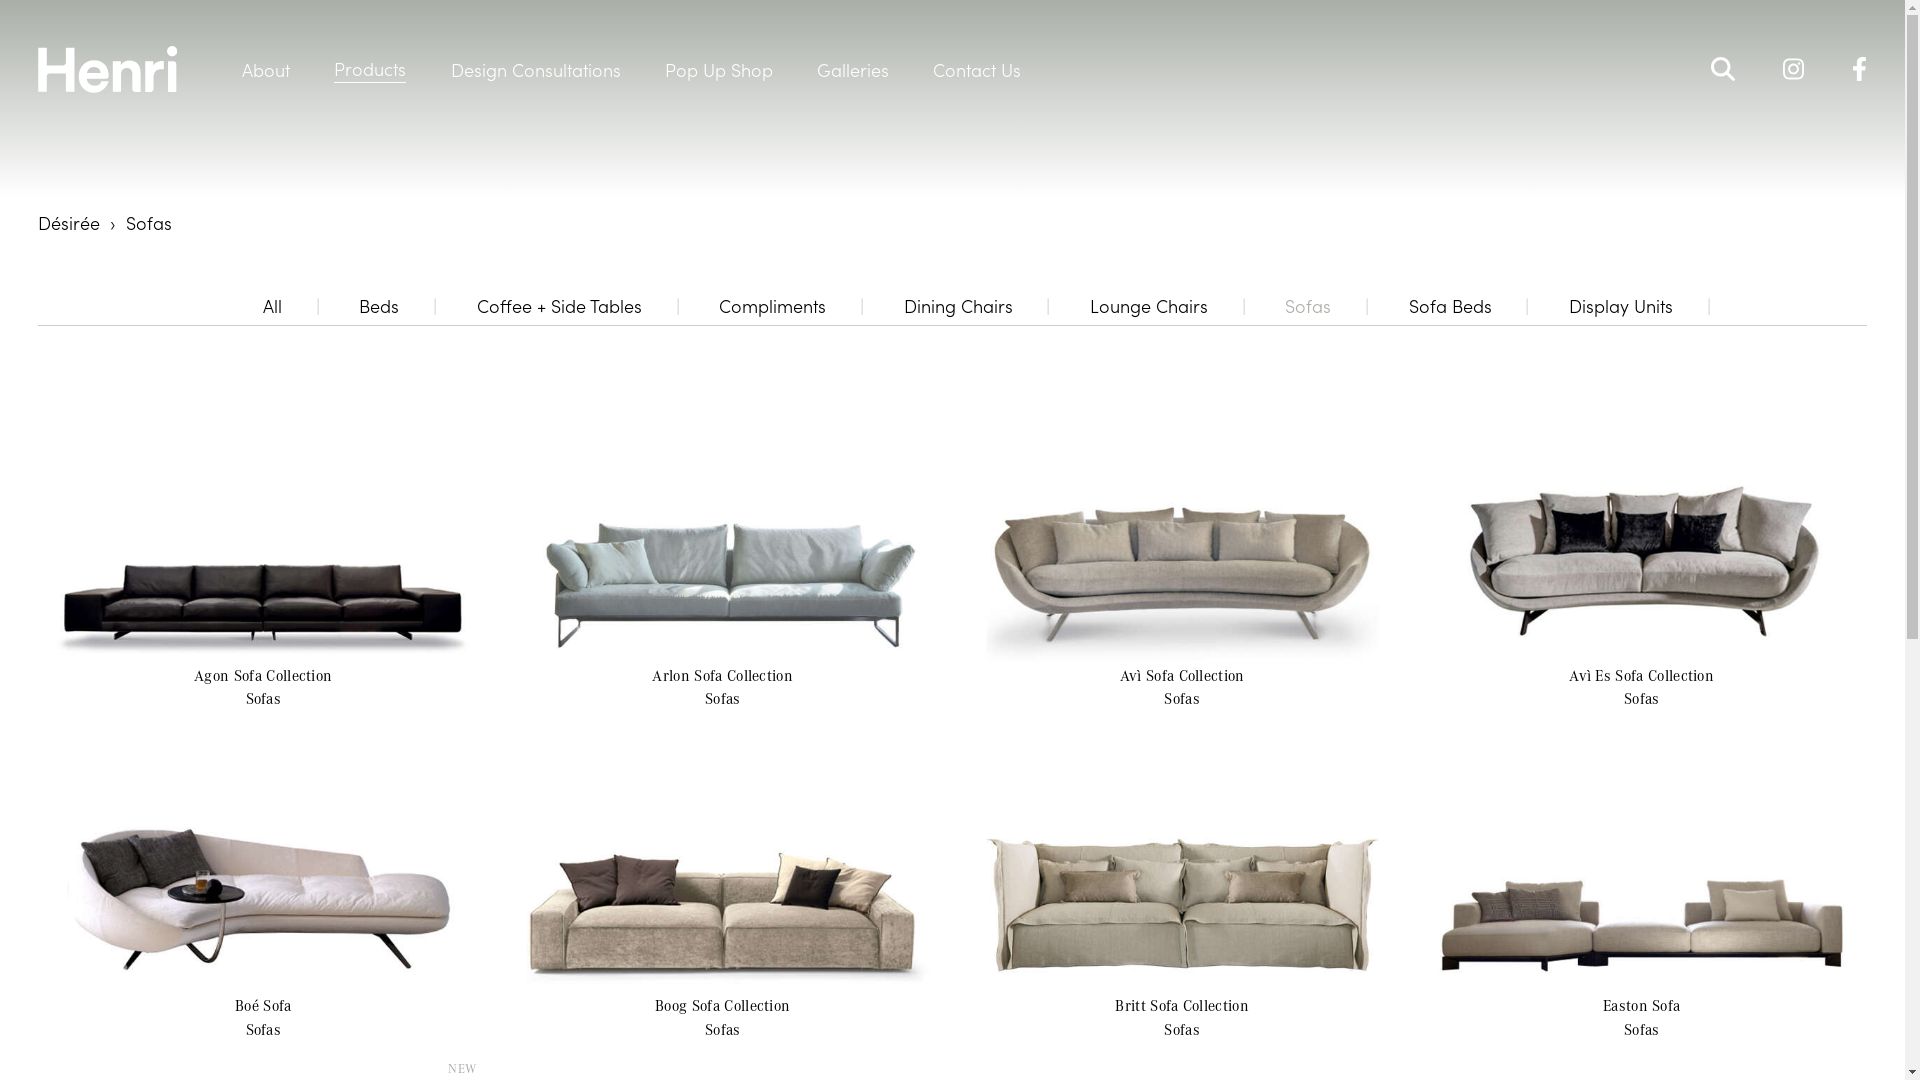 The height and width of the screenshot is (1080, 1920). Describe the element at coordinates (721, 675) in the screenshot. I see `'Arlon Sofa Collection'` at that location.